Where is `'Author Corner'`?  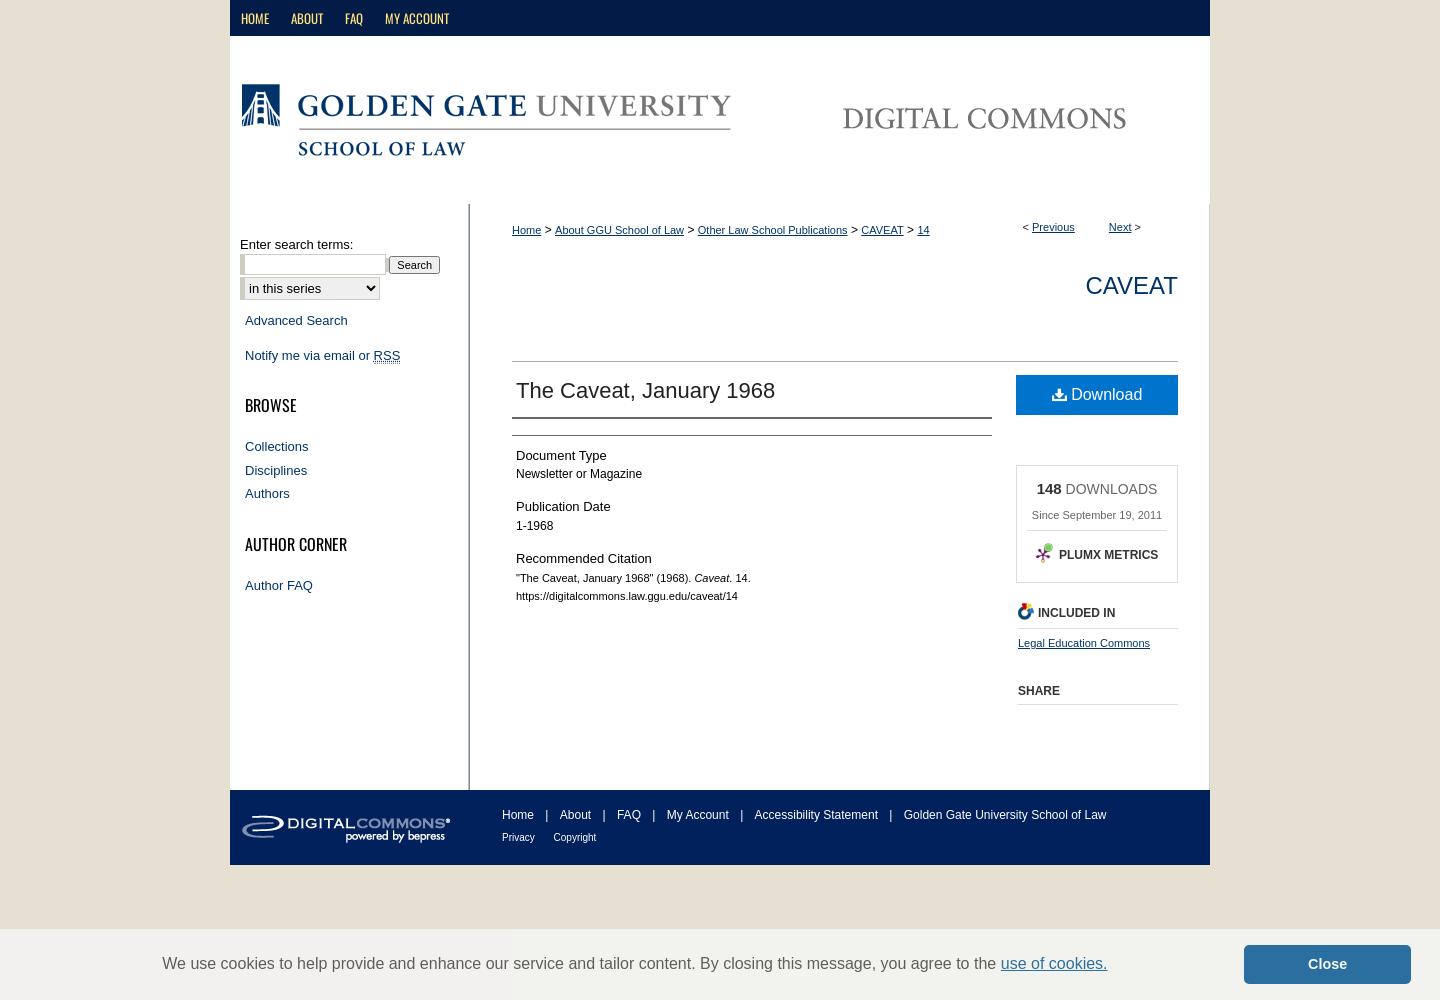
'Author Corner' is located at coordinates (295, 543).